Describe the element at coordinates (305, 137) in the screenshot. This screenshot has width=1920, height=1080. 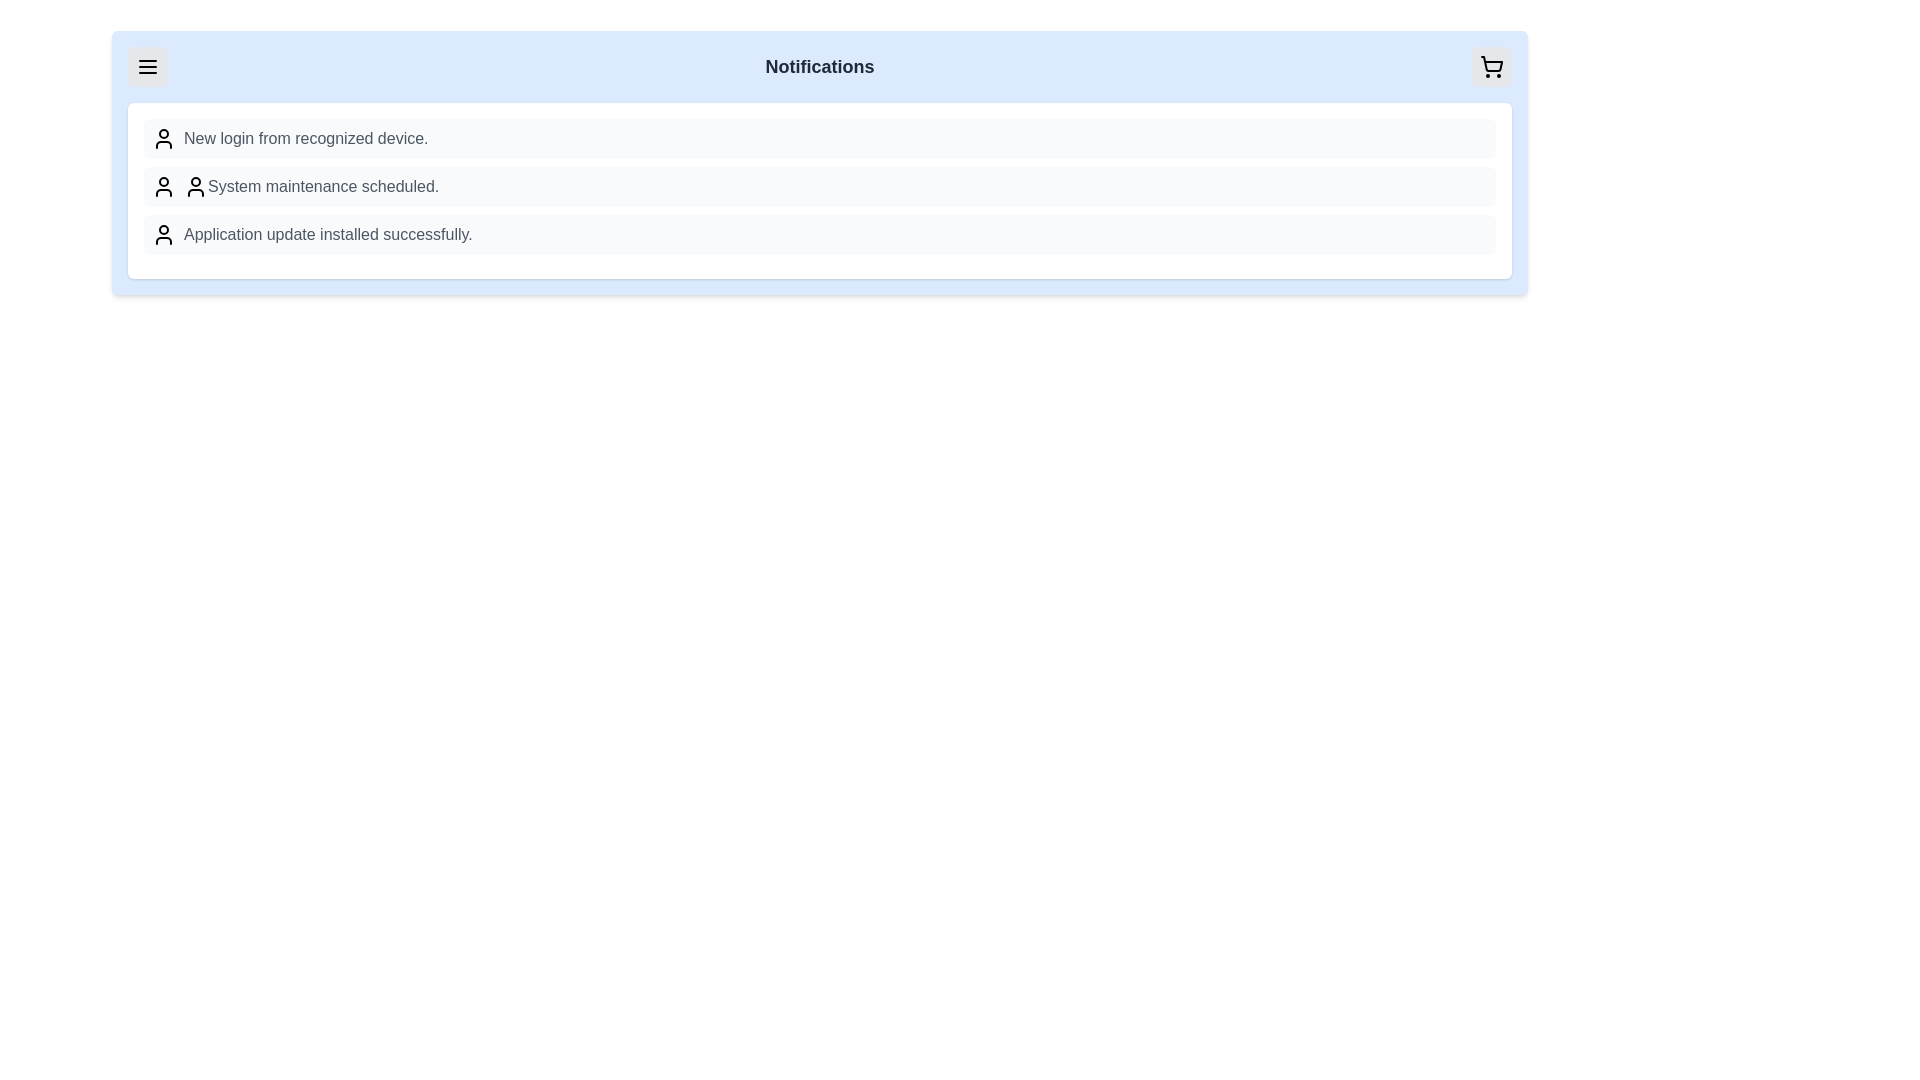
I see `the first text line in the notification panel that conveys information about a new login from a recognized device, positioned near the user icon` at that location.